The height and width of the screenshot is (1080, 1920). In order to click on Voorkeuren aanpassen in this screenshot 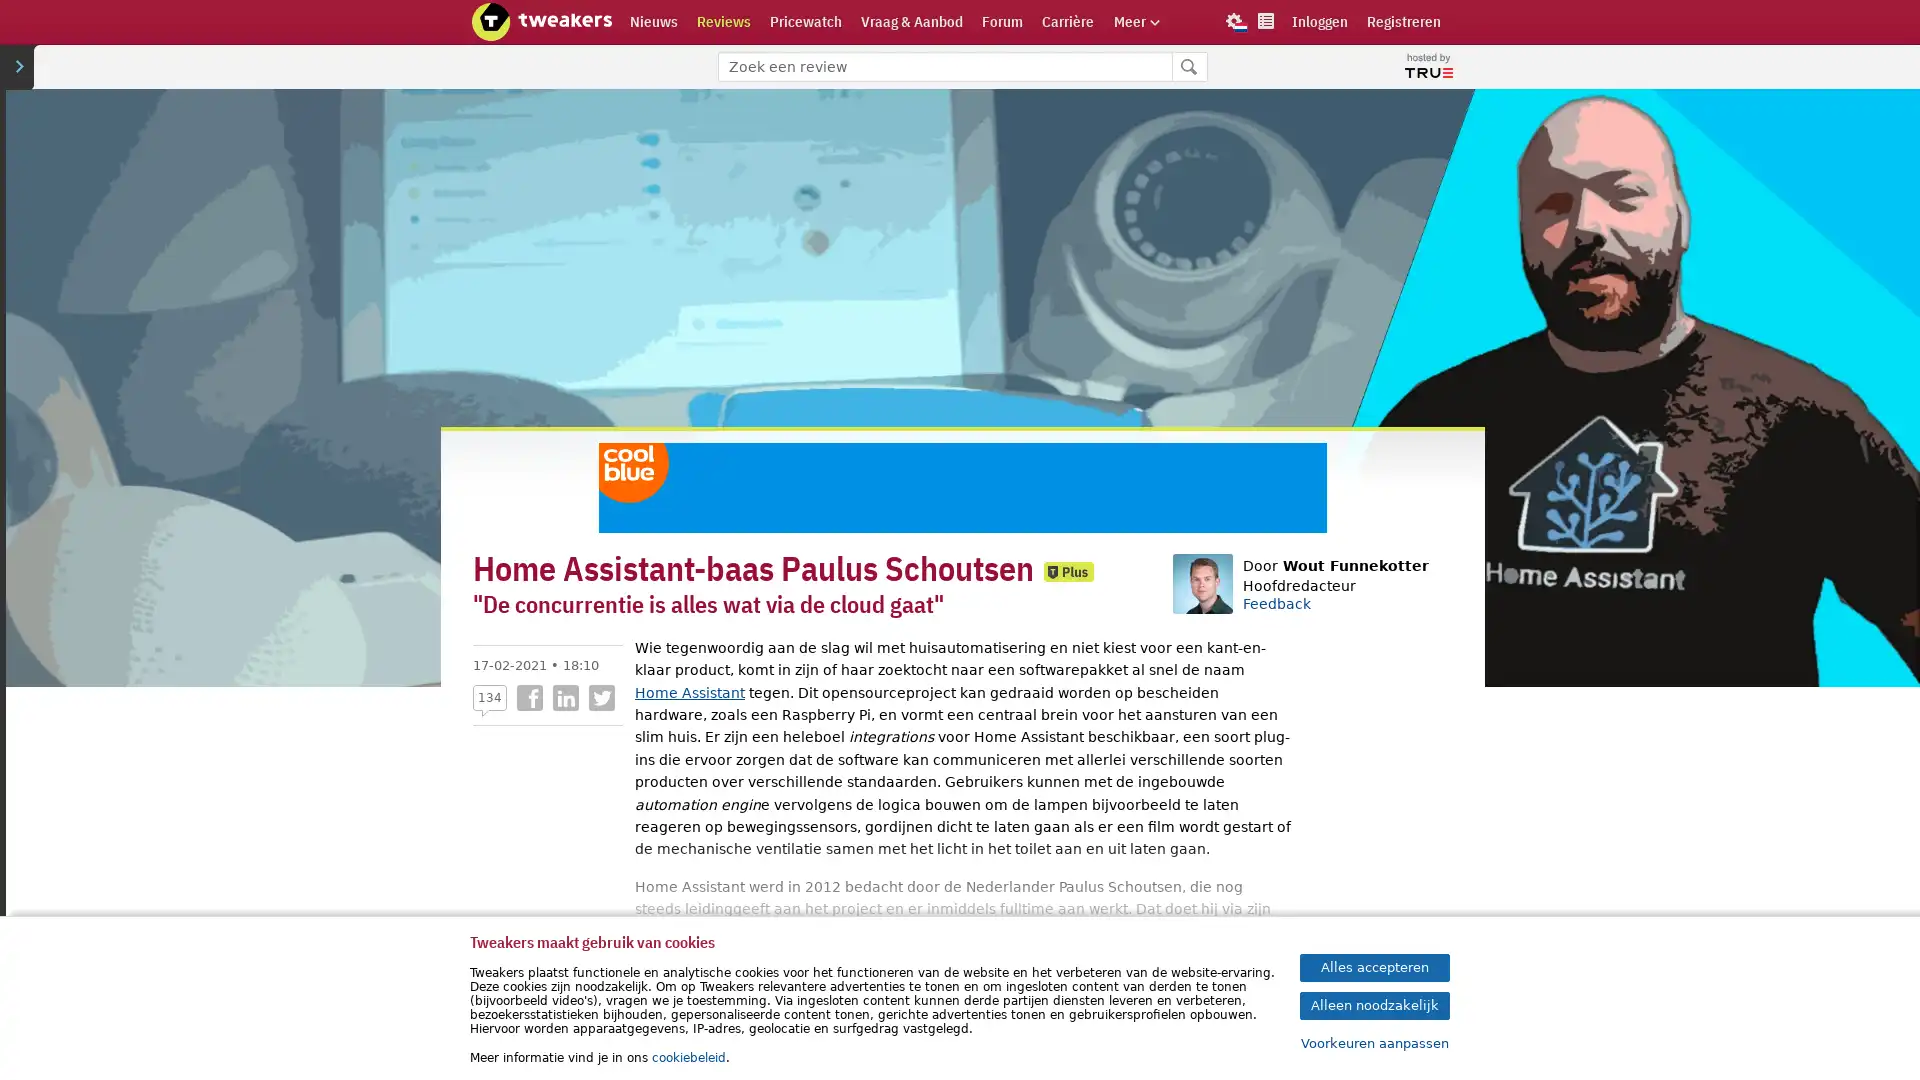, I will do `click(1373, 1043)`.